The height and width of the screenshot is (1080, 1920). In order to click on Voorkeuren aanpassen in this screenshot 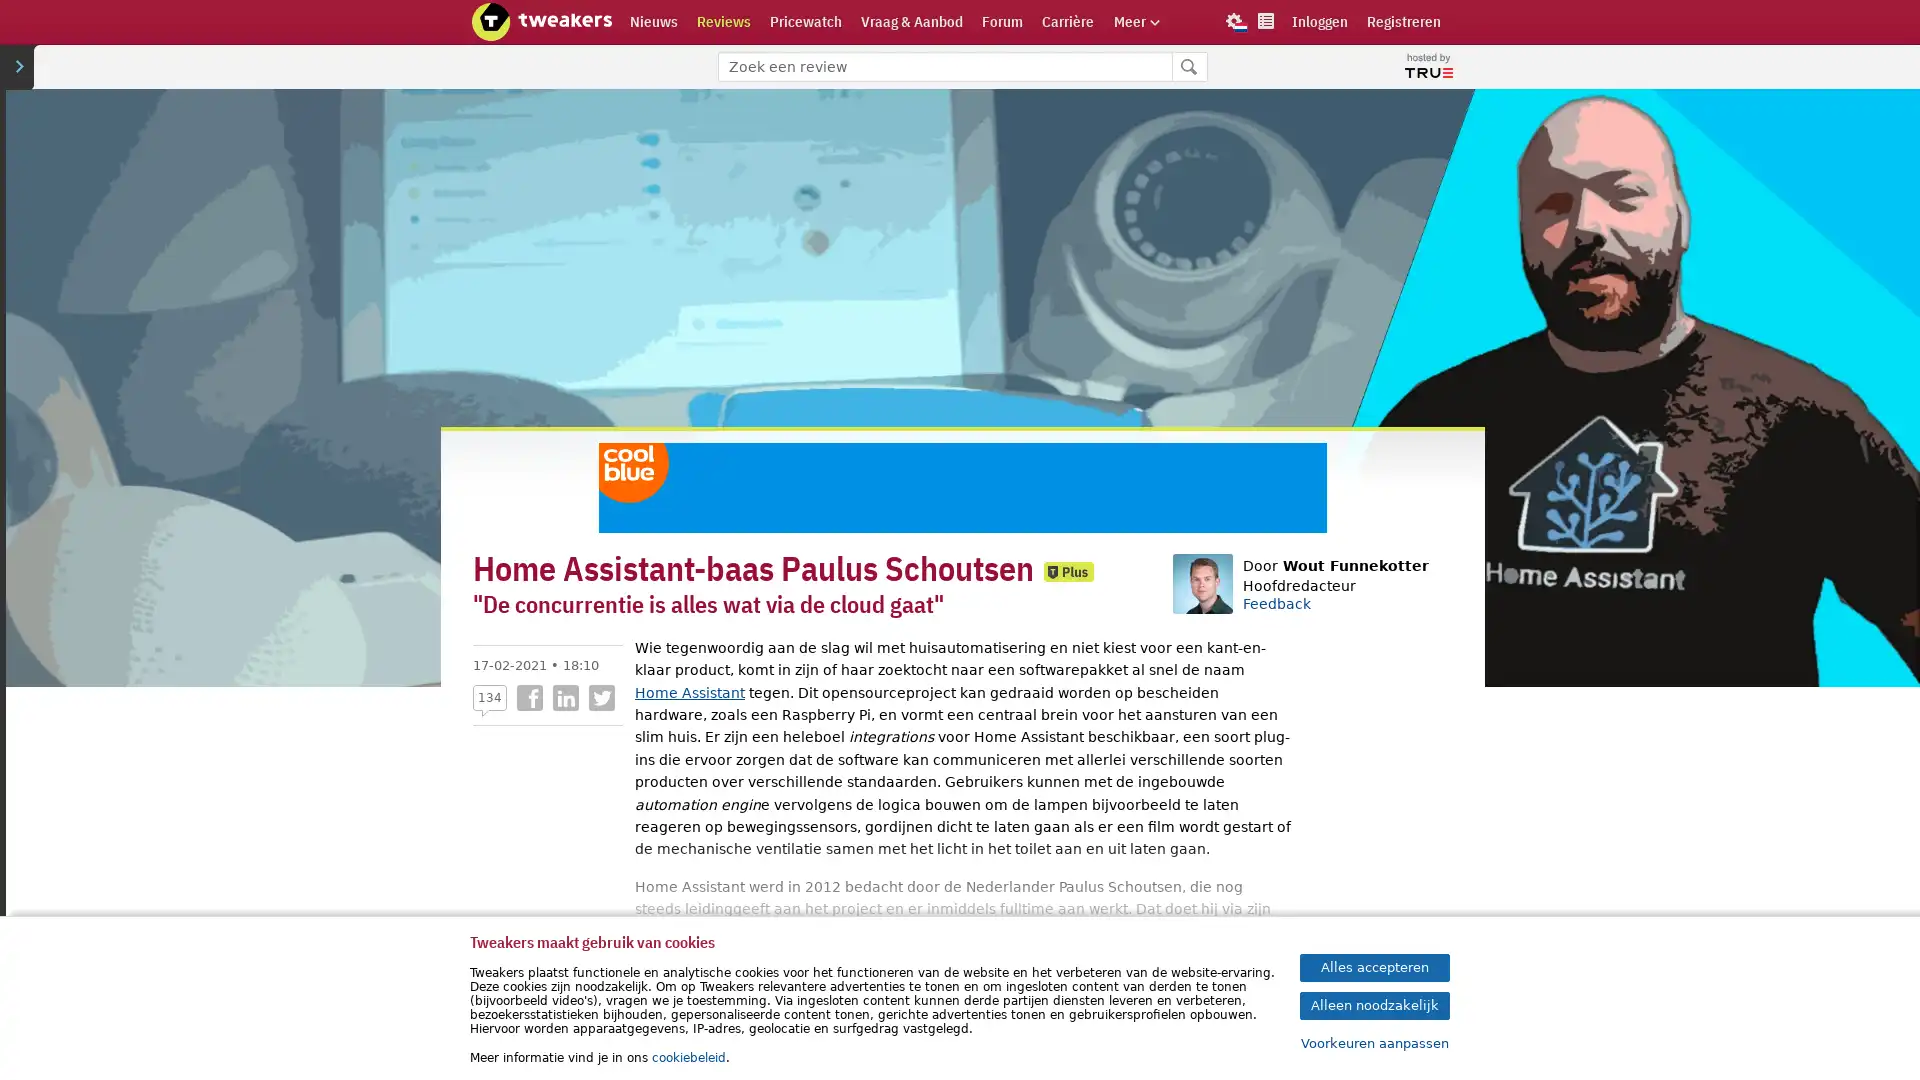, I will do `click(1373, 1043)`.